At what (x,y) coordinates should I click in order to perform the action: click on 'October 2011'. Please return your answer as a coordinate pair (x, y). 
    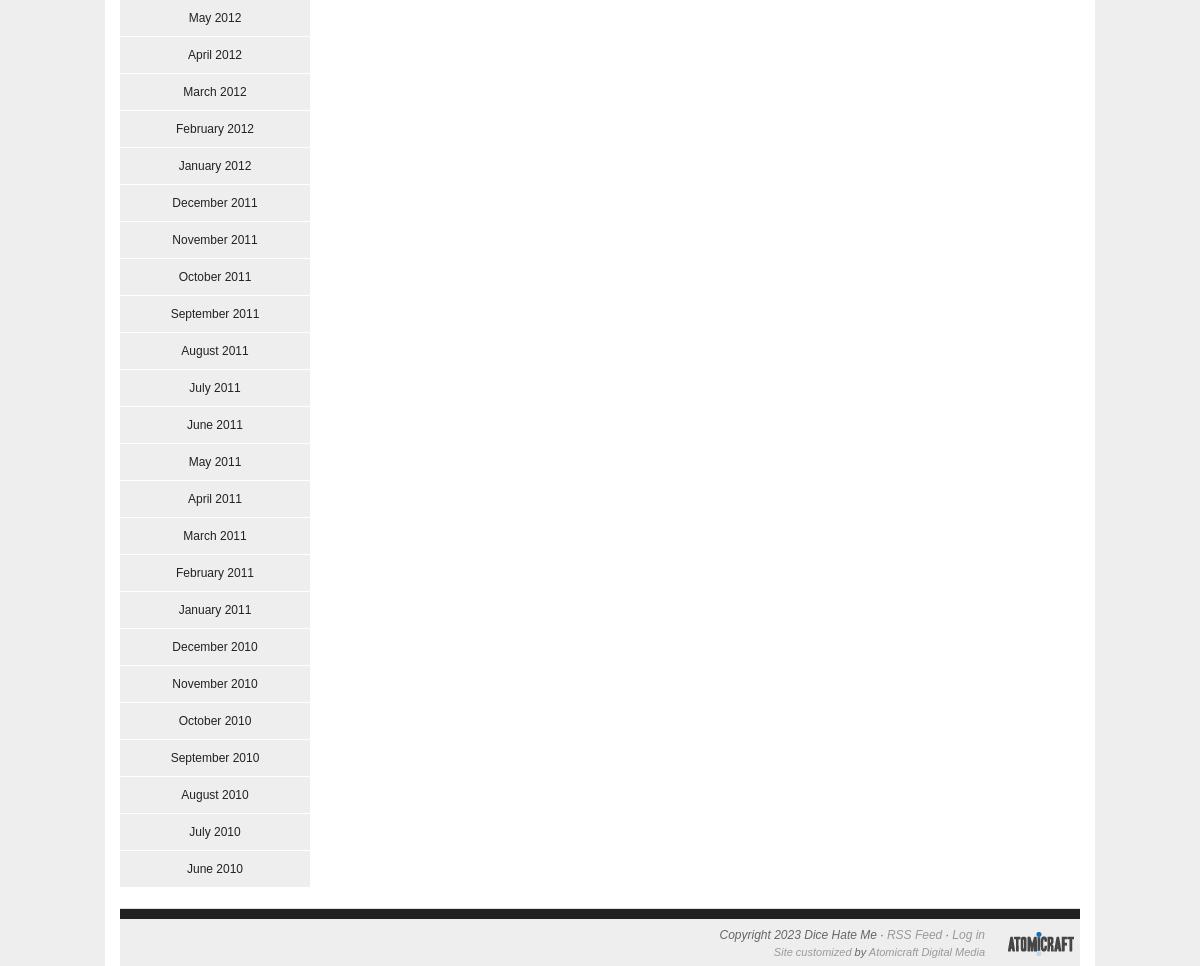
    Looking at the image, I should click on (213, 276).